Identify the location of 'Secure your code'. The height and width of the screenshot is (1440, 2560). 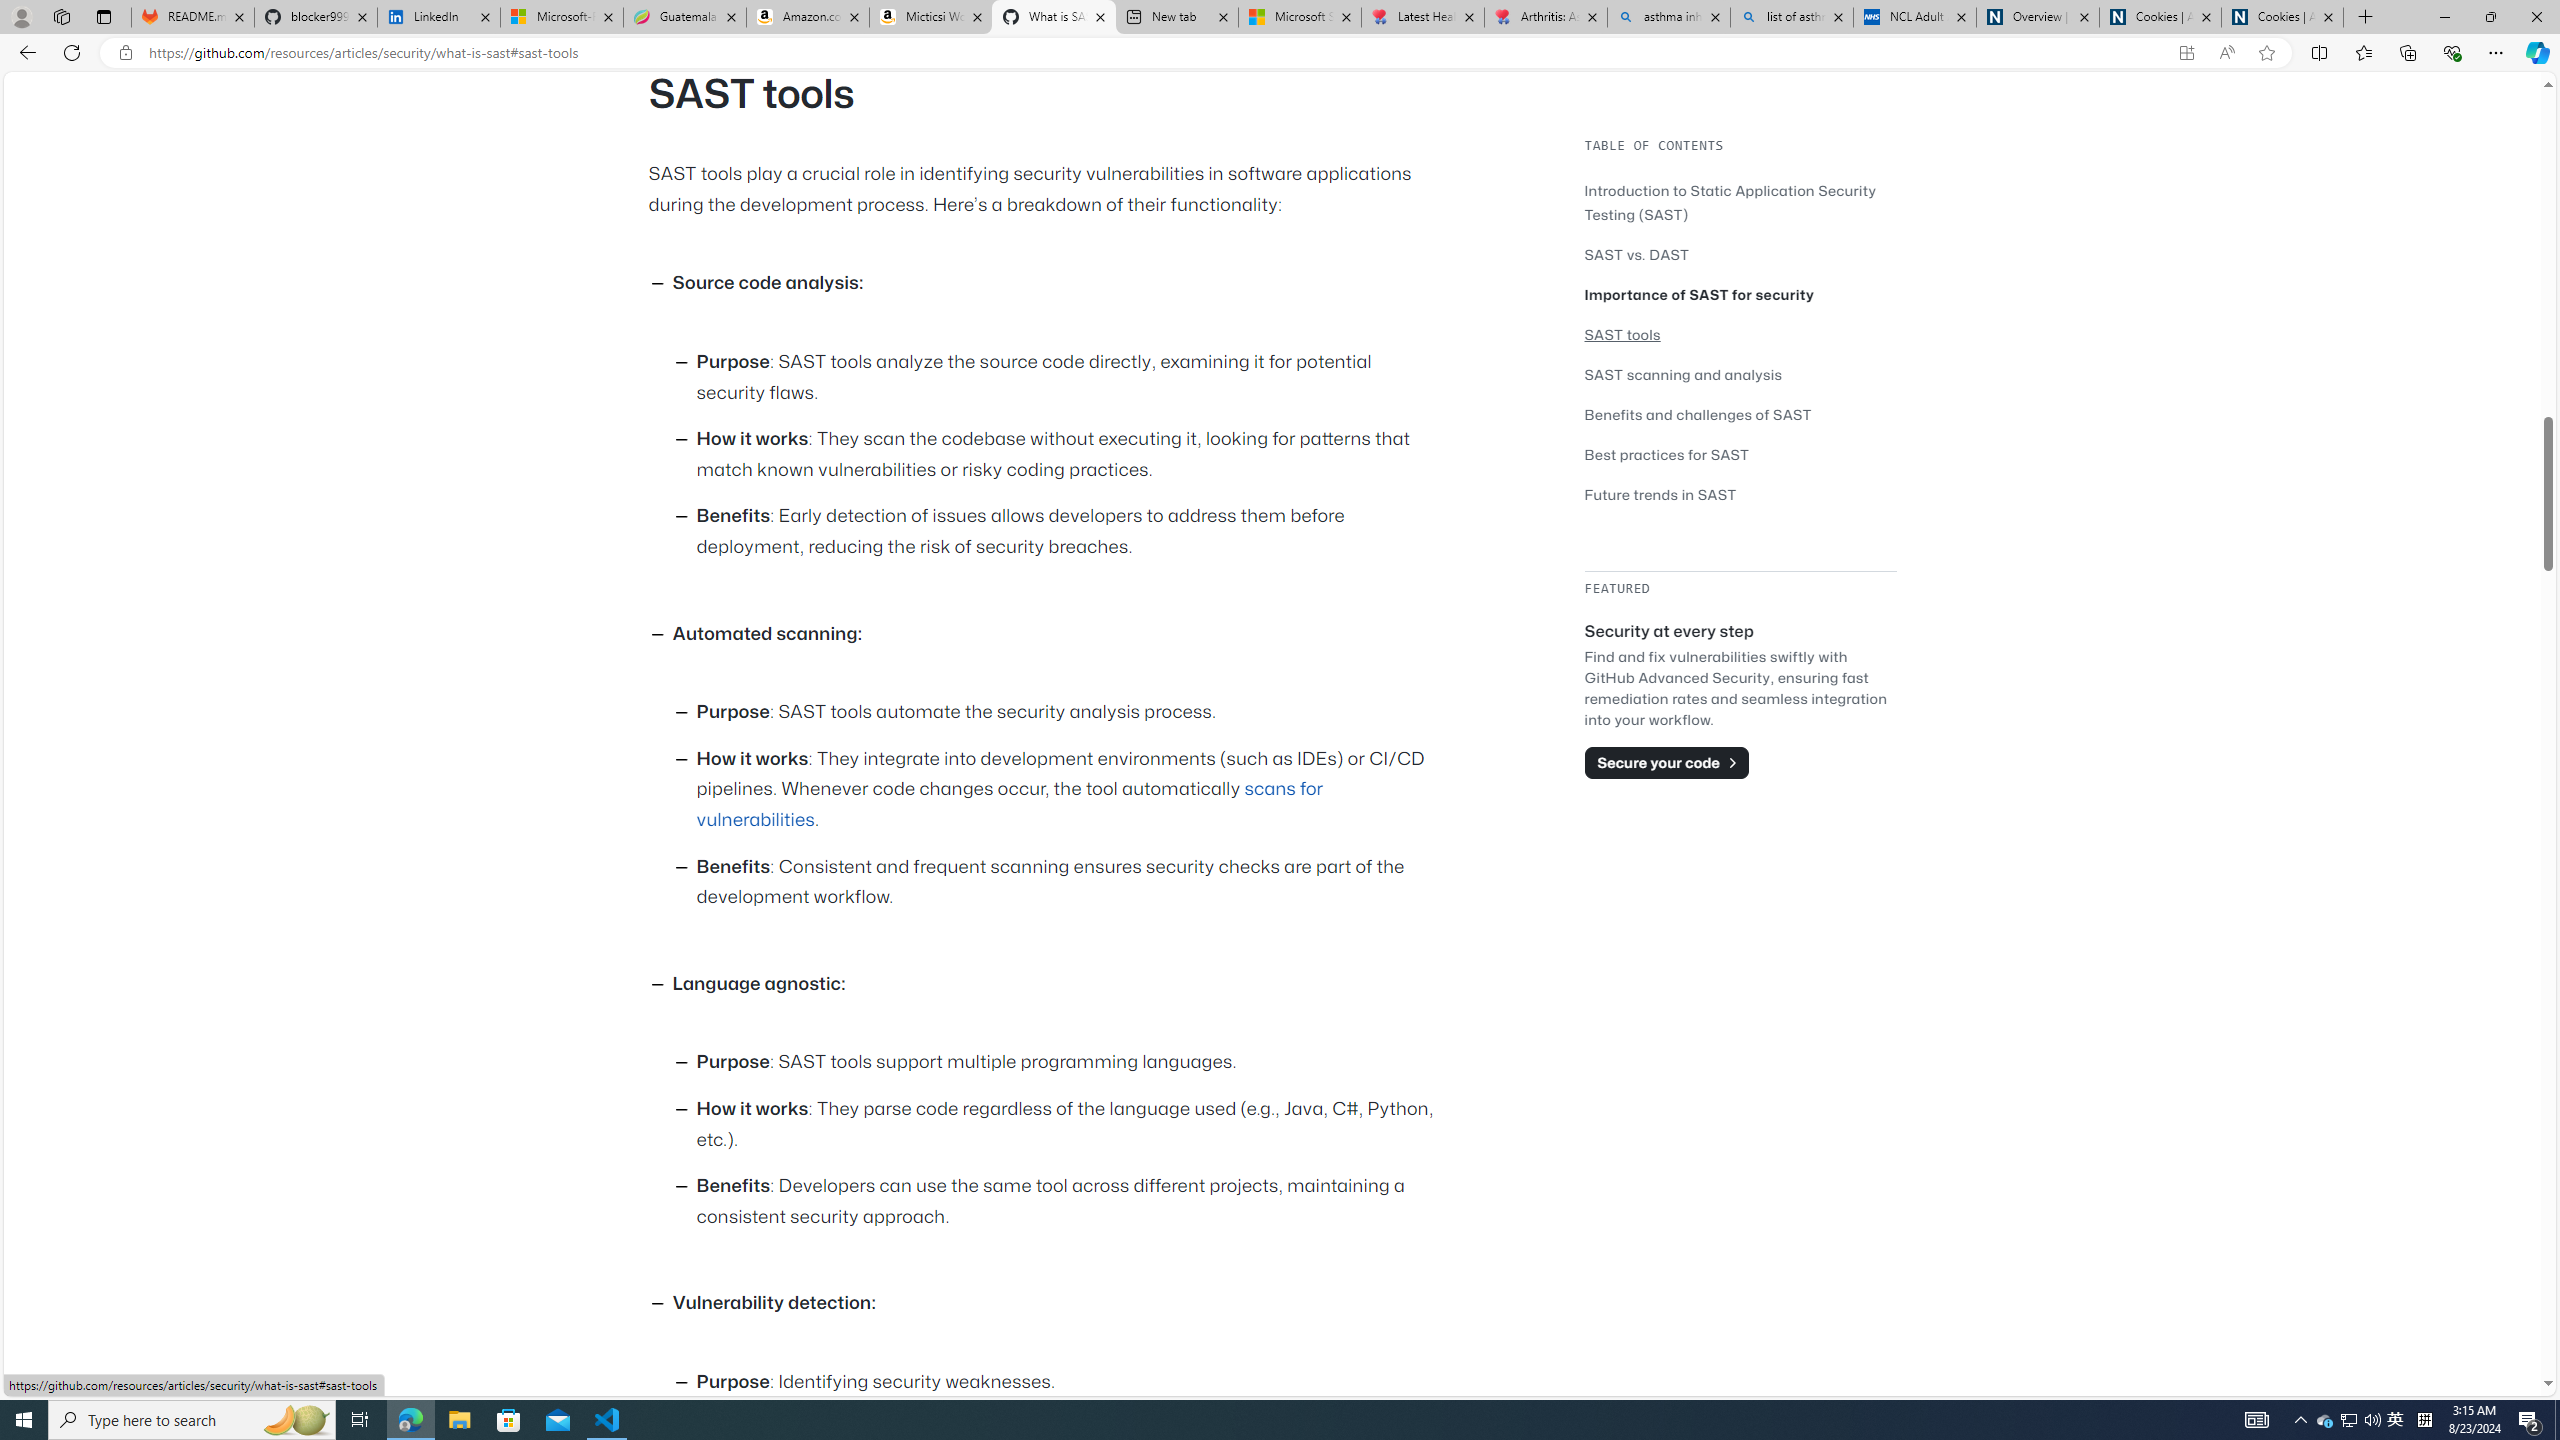
(1666, 762).